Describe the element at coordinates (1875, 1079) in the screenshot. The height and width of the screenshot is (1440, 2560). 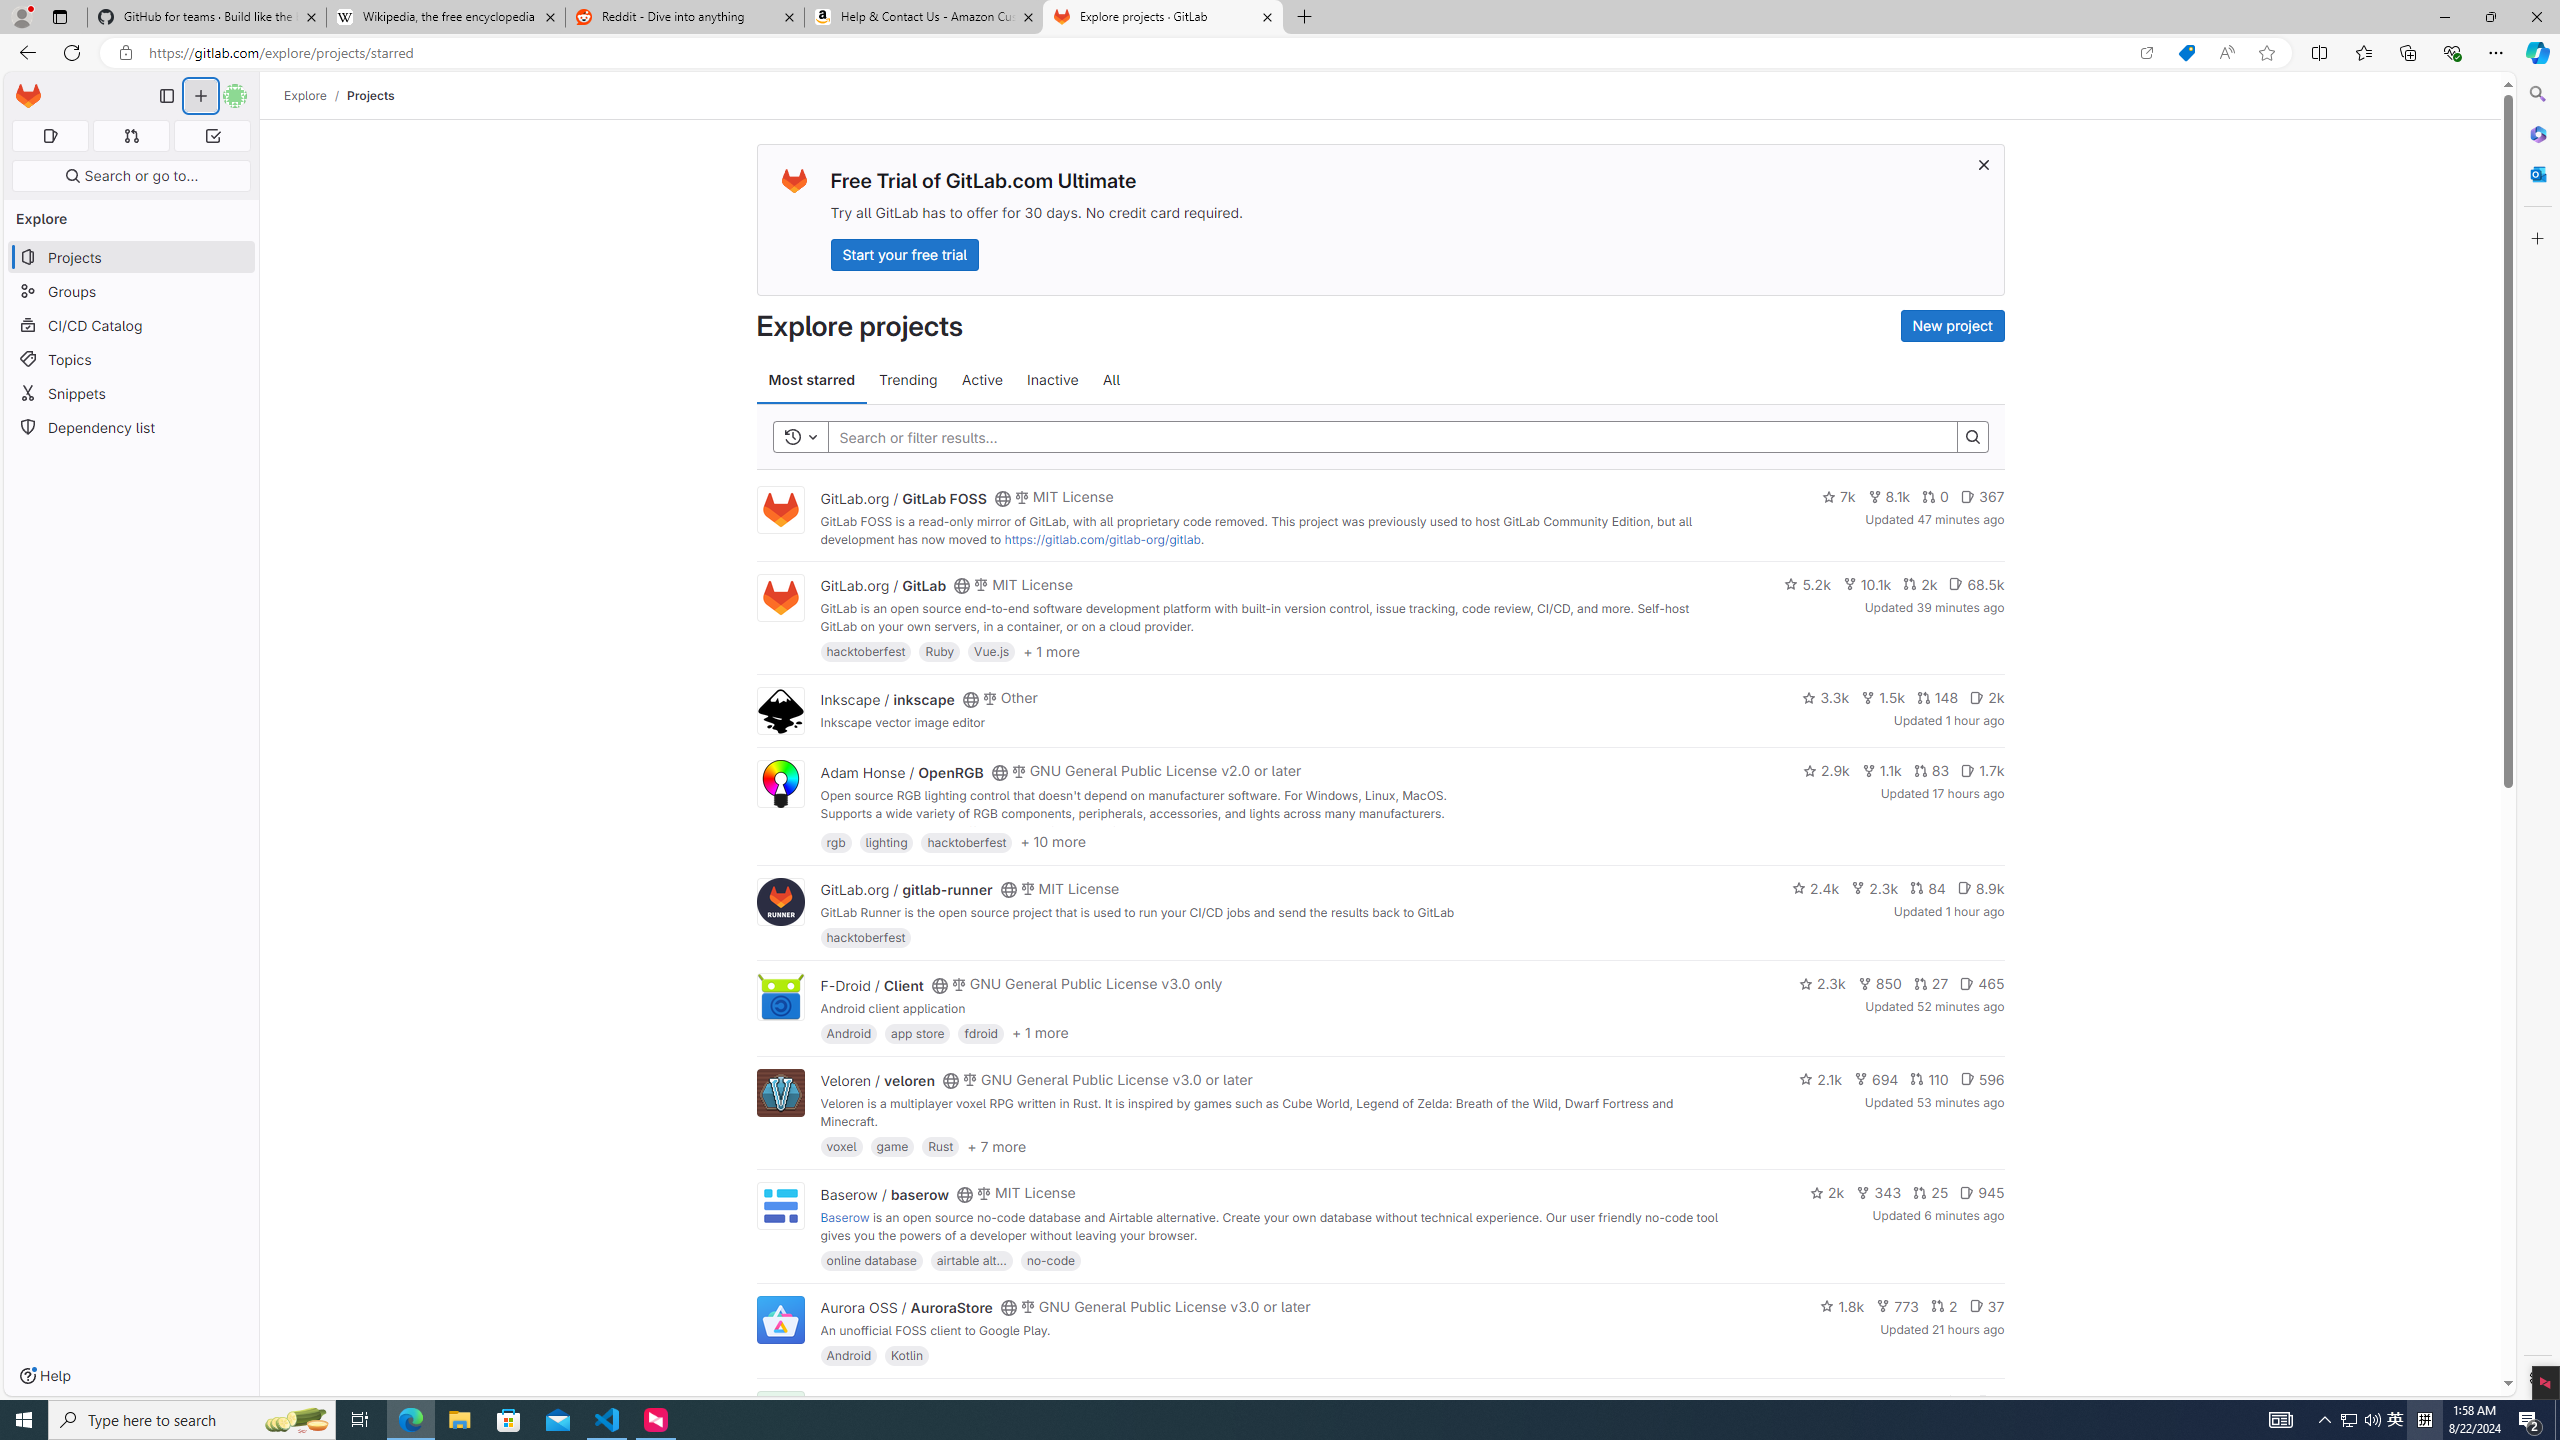
I see `'694'` at that location.